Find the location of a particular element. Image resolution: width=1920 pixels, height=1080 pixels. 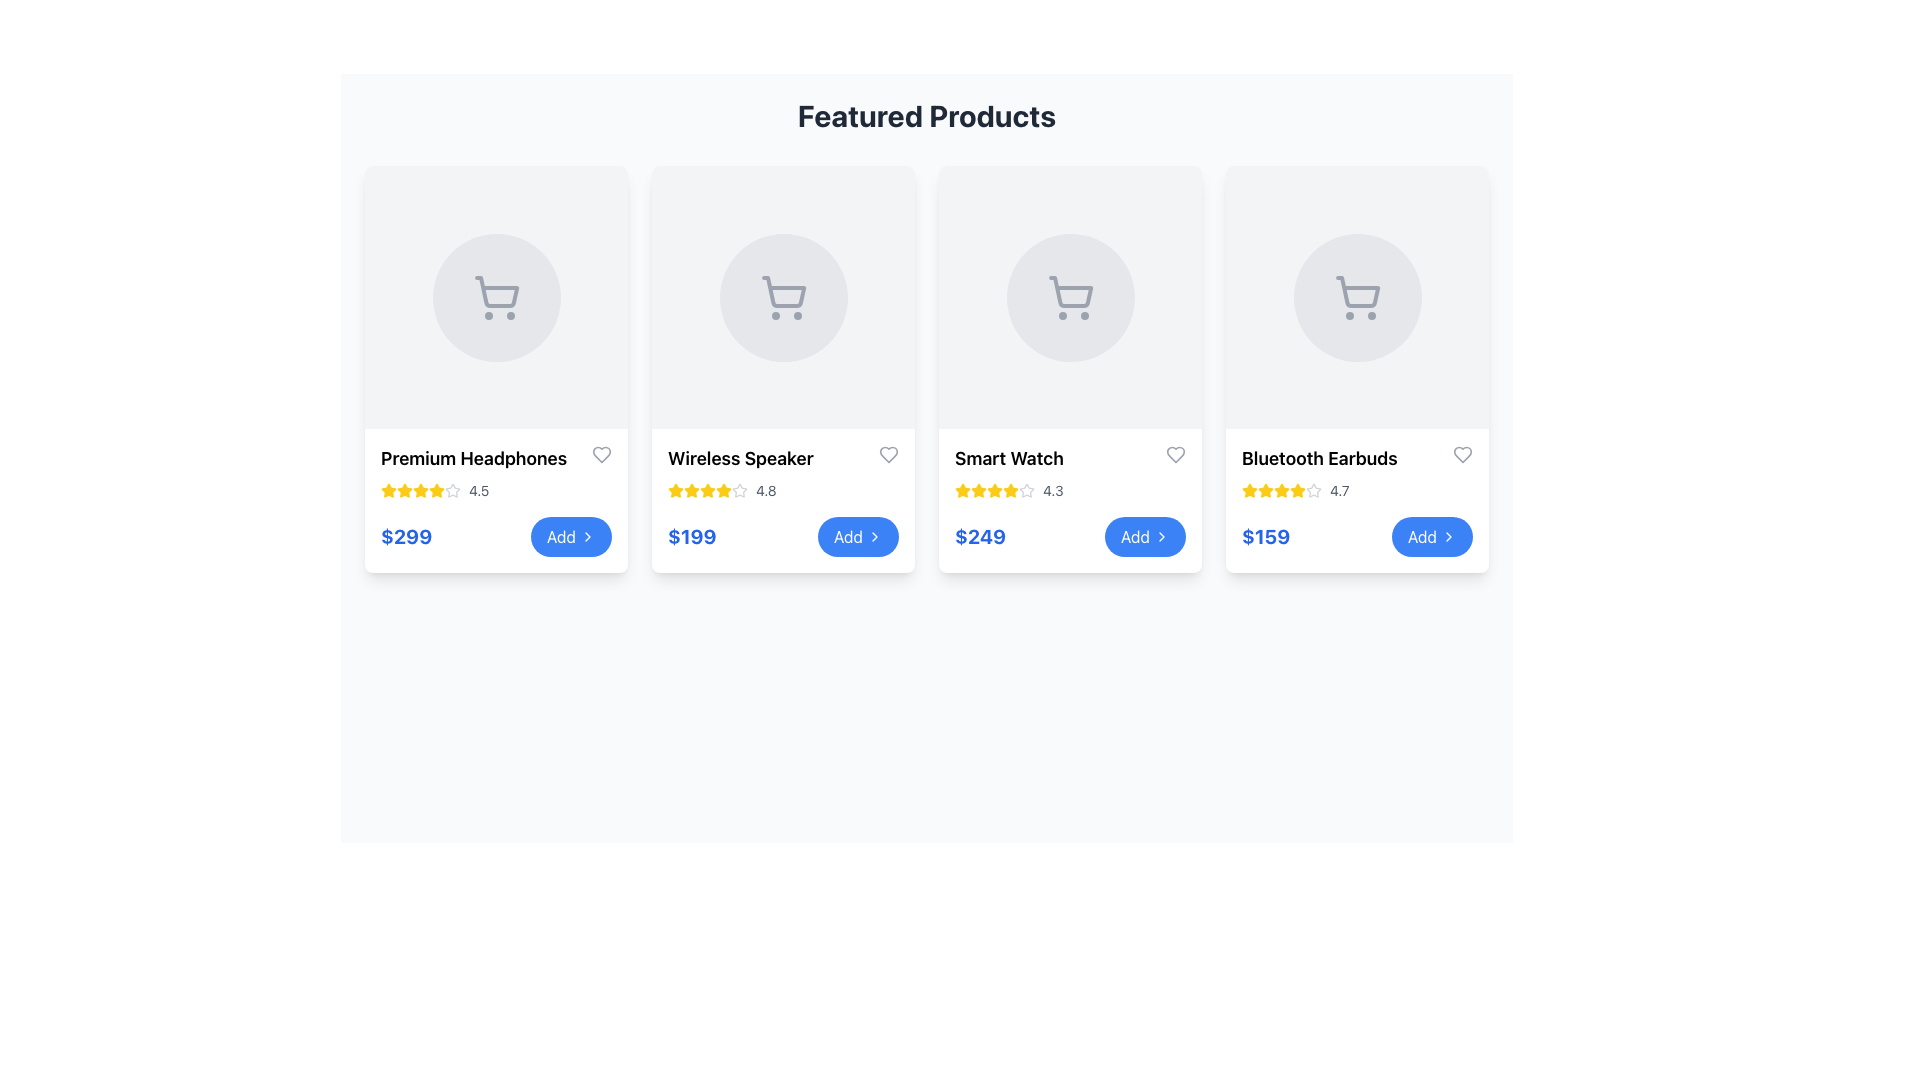

the shopping cart icon, which is a decorative graphical icon styled in medium gray color, located at the center of the first card from the left in a horizontal grid of product cards is located at coordinates (496, 297).